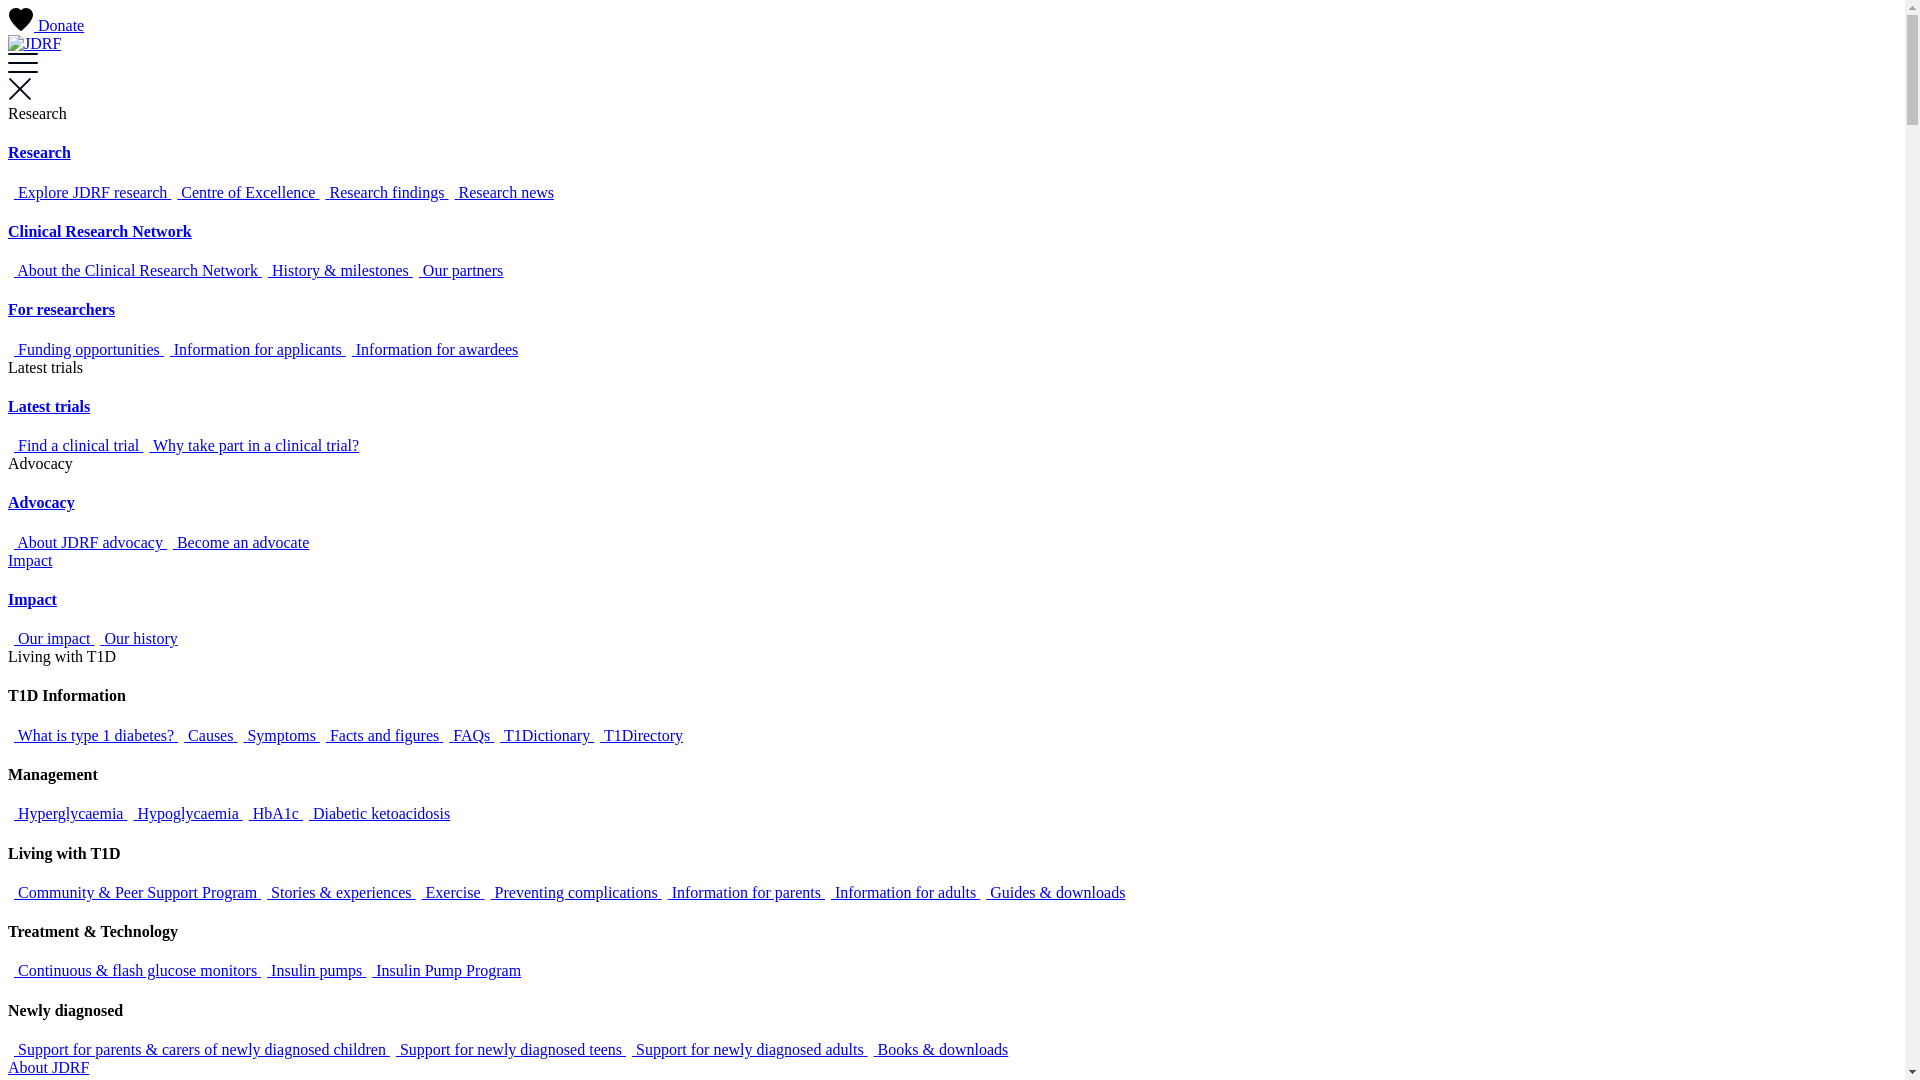 The height and width of the screenshot is (1080, 1920). Describe the element at coordinates (67, 813) in the screenshot. I see `'Hyperglycaemia'` at that location.